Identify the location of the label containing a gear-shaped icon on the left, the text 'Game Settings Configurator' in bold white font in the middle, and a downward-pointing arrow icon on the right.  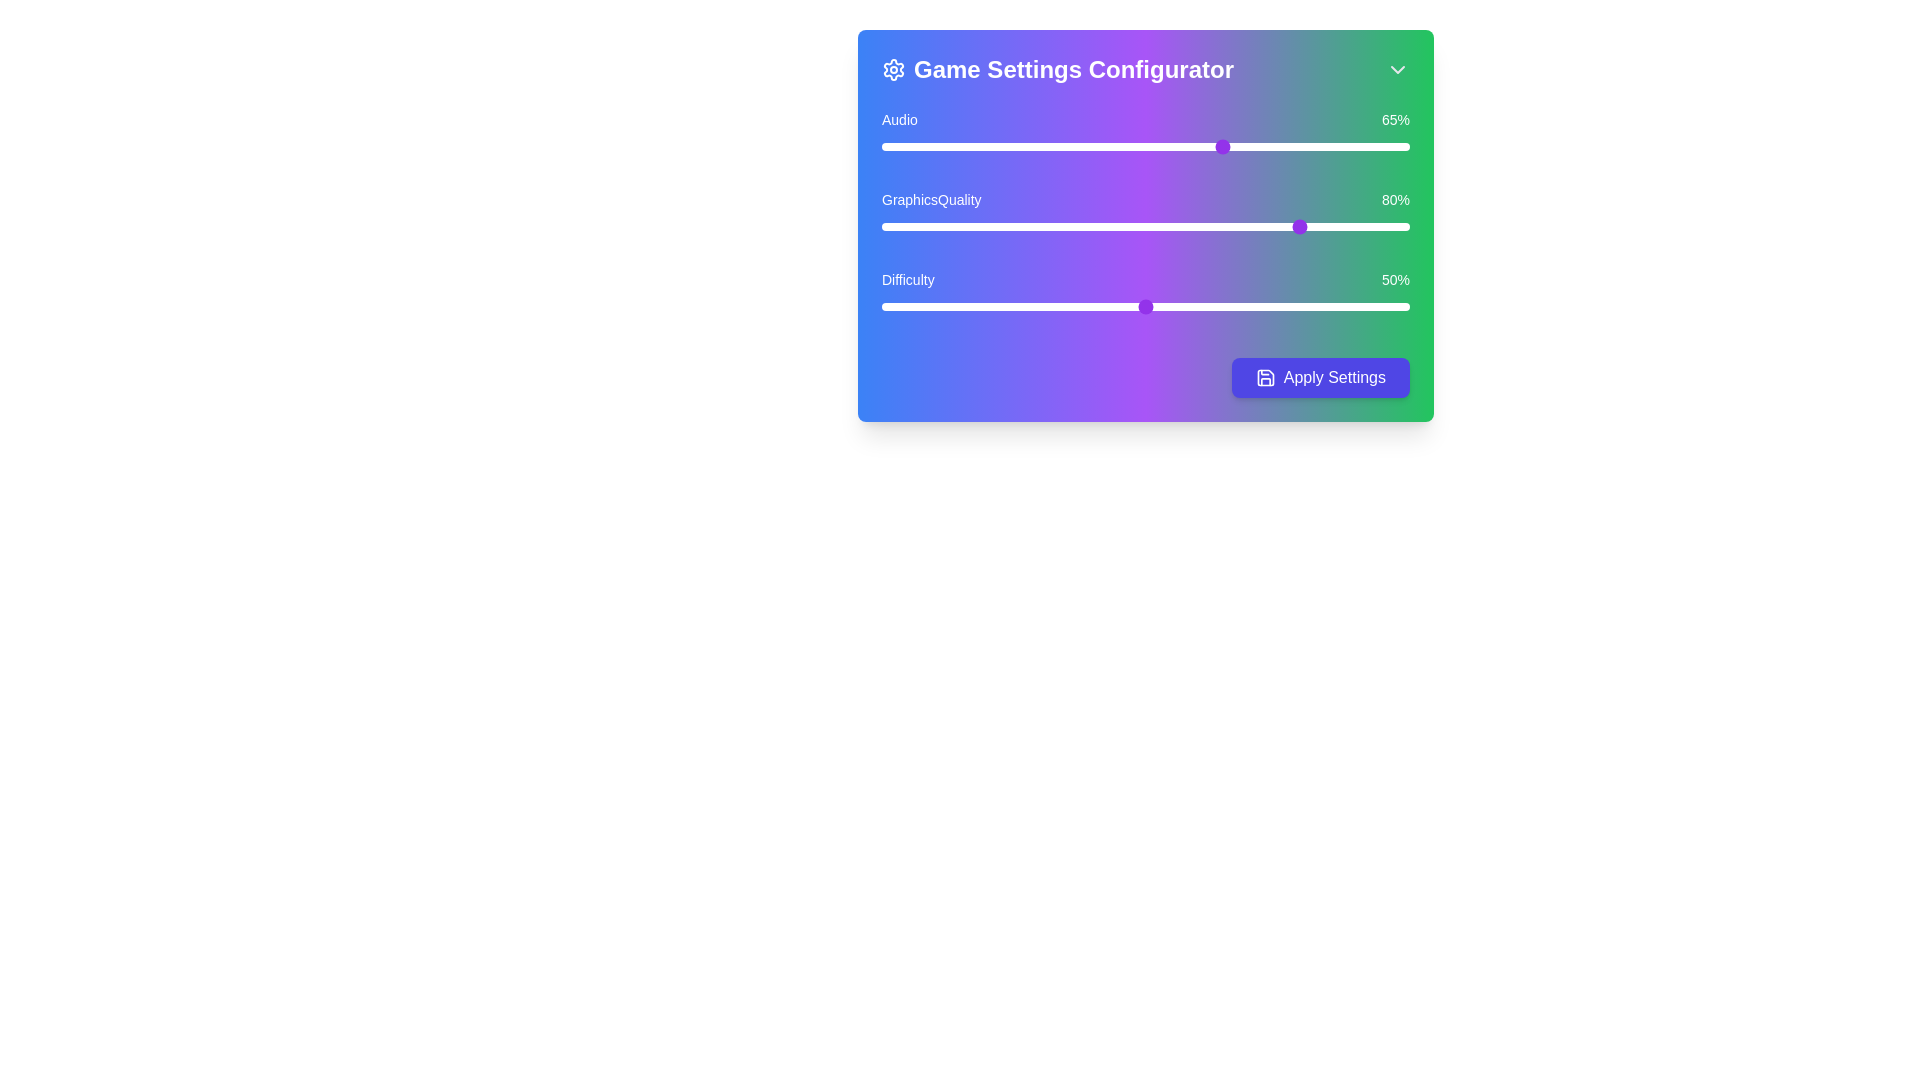
(1146, 68).